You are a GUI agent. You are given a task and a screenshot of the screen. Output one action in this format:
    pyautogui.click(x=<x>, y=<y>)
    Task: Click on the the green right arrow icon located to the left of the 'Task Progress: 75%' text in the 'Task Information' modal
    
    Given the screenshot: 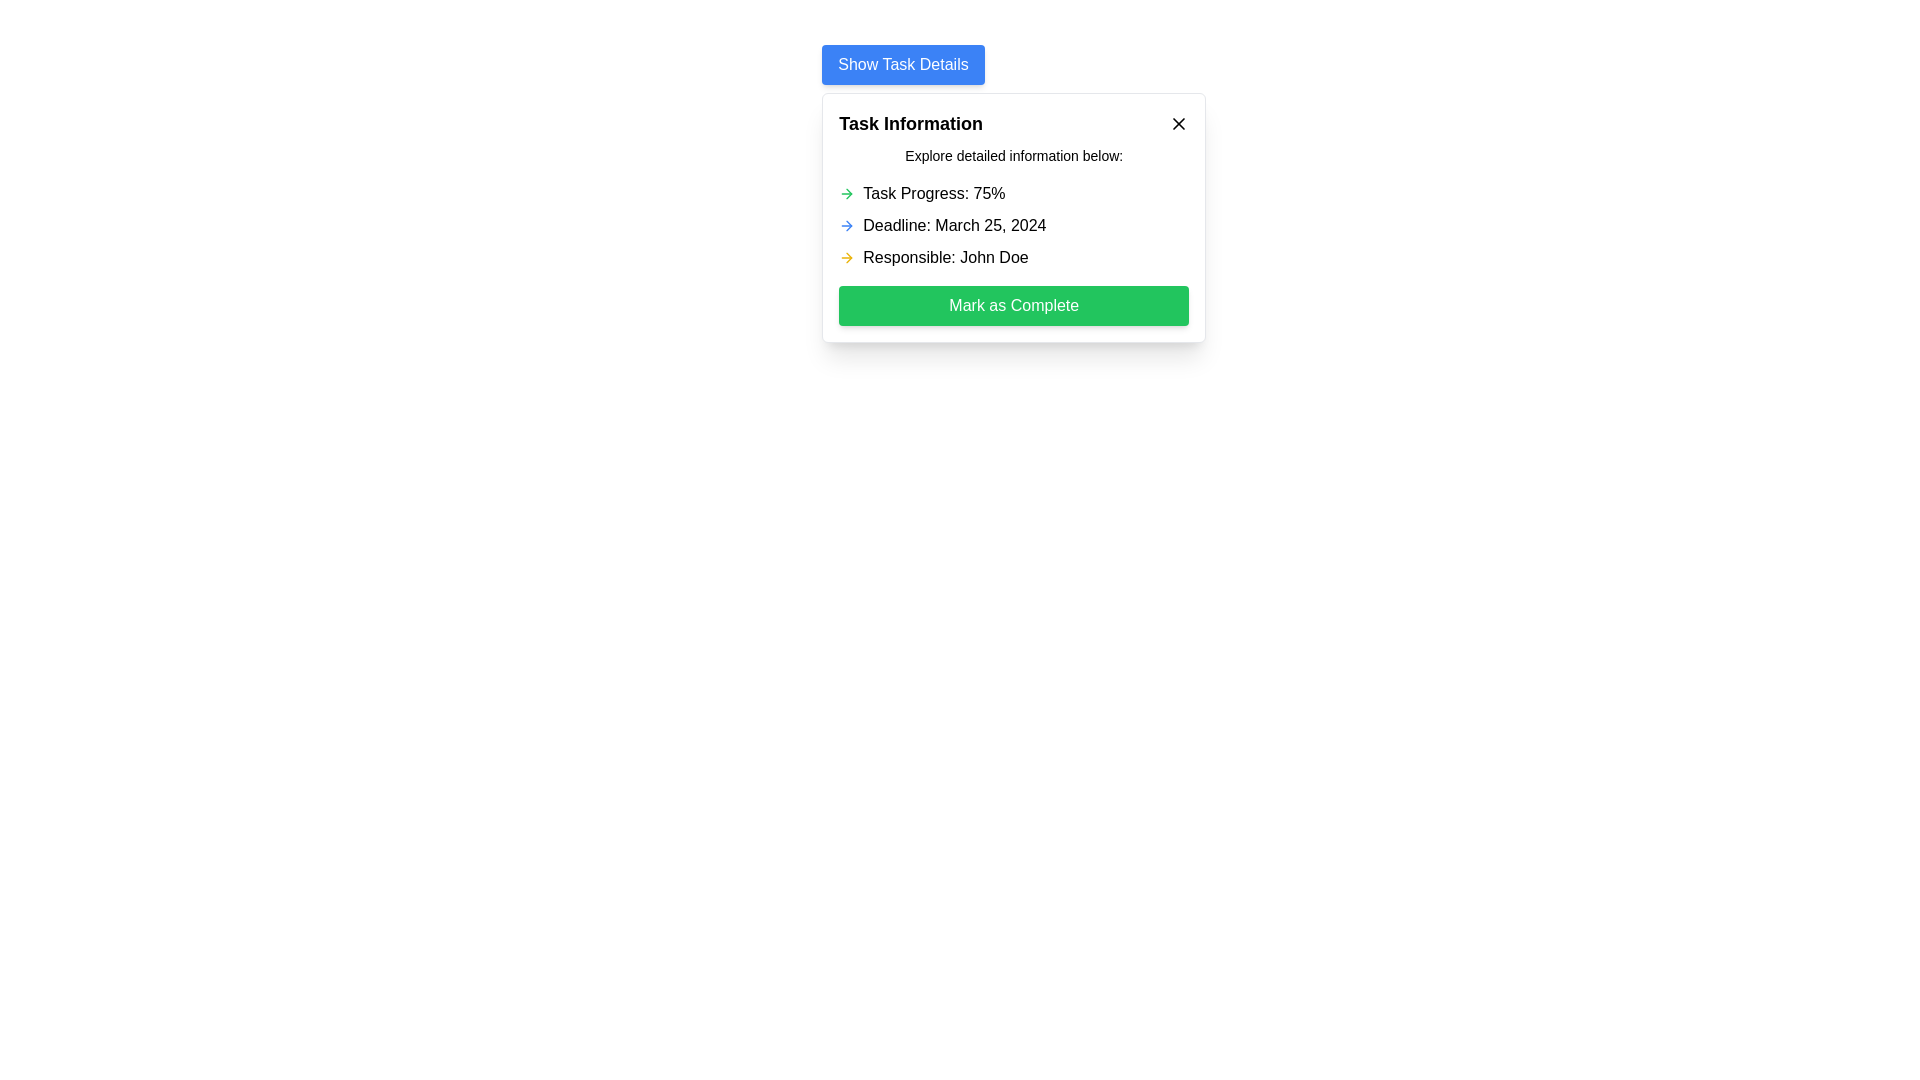 What is the action you would take?
    pyautogui.click(x=847, y=193)
    